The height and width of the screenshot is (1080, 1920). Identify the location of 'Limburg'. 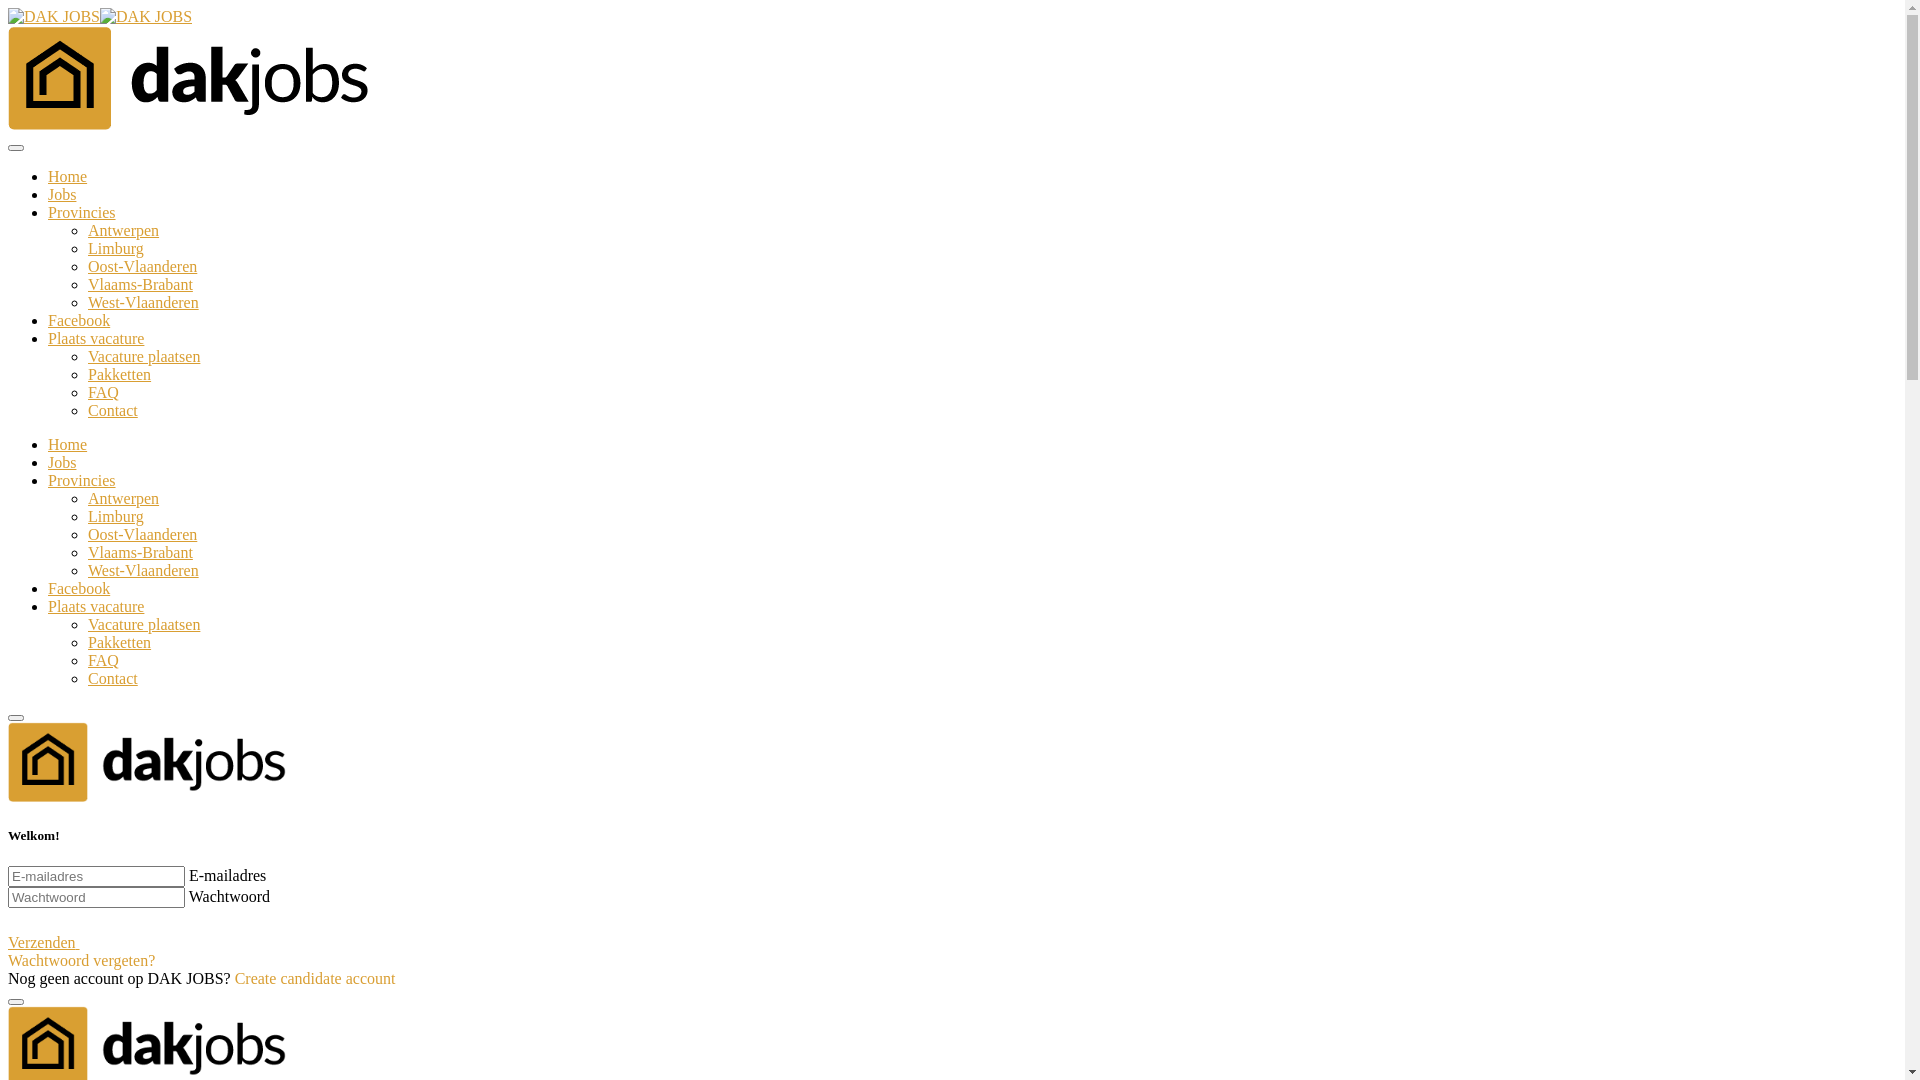
(86, 515).